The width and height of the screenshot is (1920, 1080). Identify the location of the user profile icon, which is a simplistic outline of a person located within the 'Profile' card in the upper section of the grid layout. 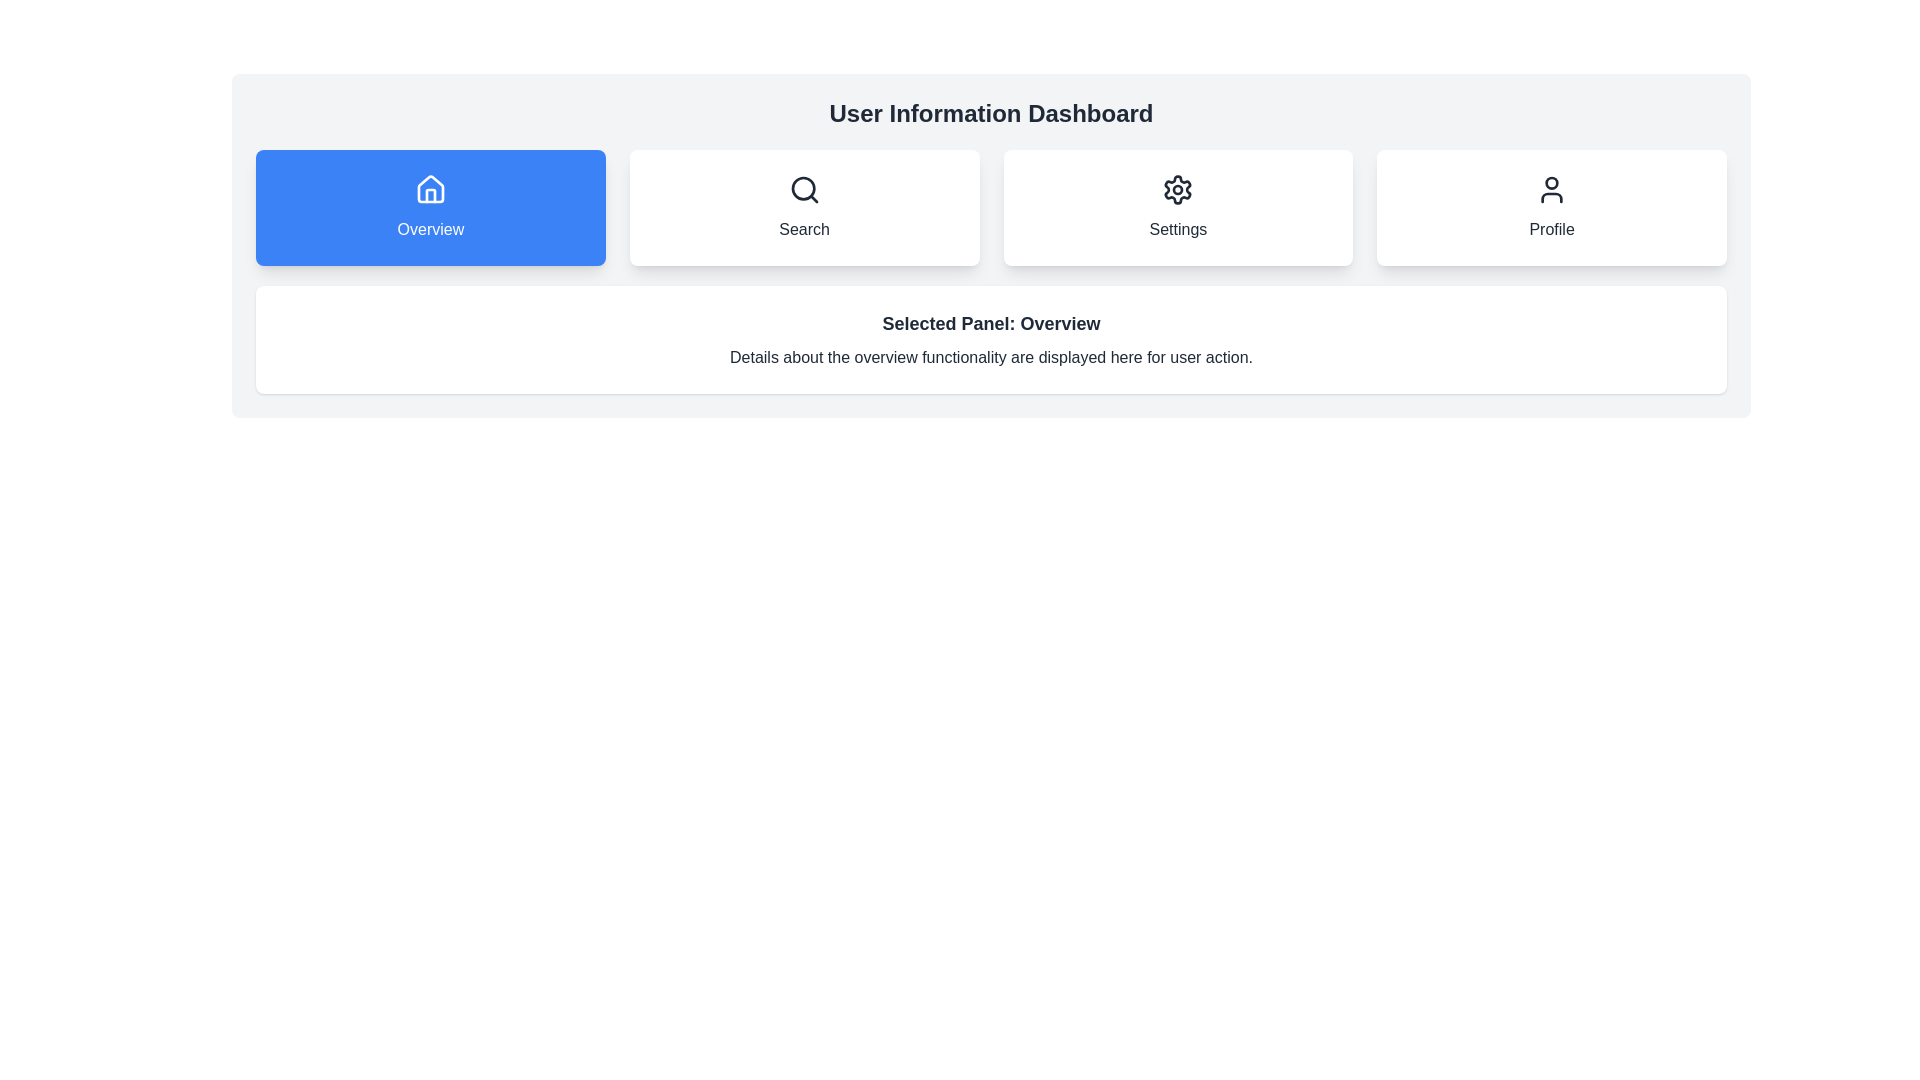
(1551, 189).